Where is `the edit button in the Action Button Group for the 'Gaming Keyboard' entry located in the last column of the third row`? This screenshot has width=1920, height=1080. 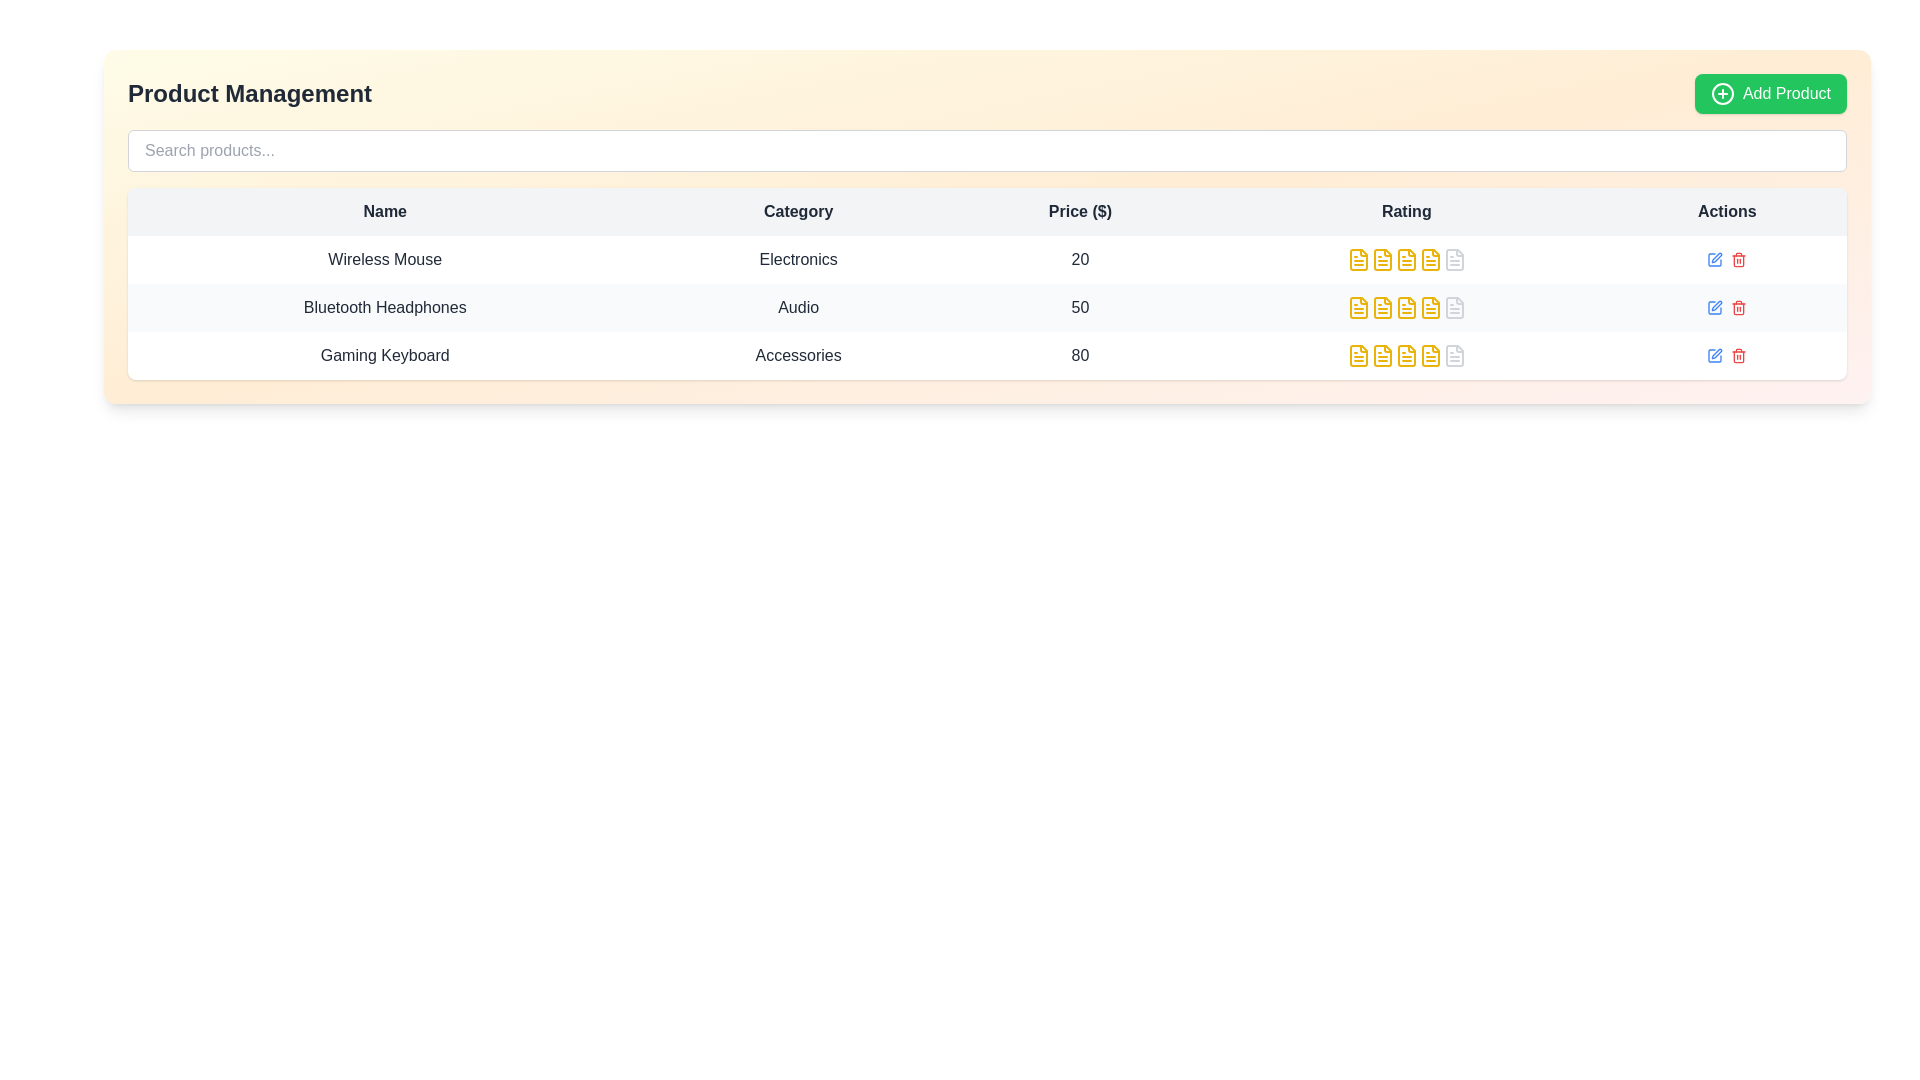
the edit button in the Action Button Group for the 'Gaming Keyboard' entry located in the last column of the third row is located at coordinates (1726, 354).